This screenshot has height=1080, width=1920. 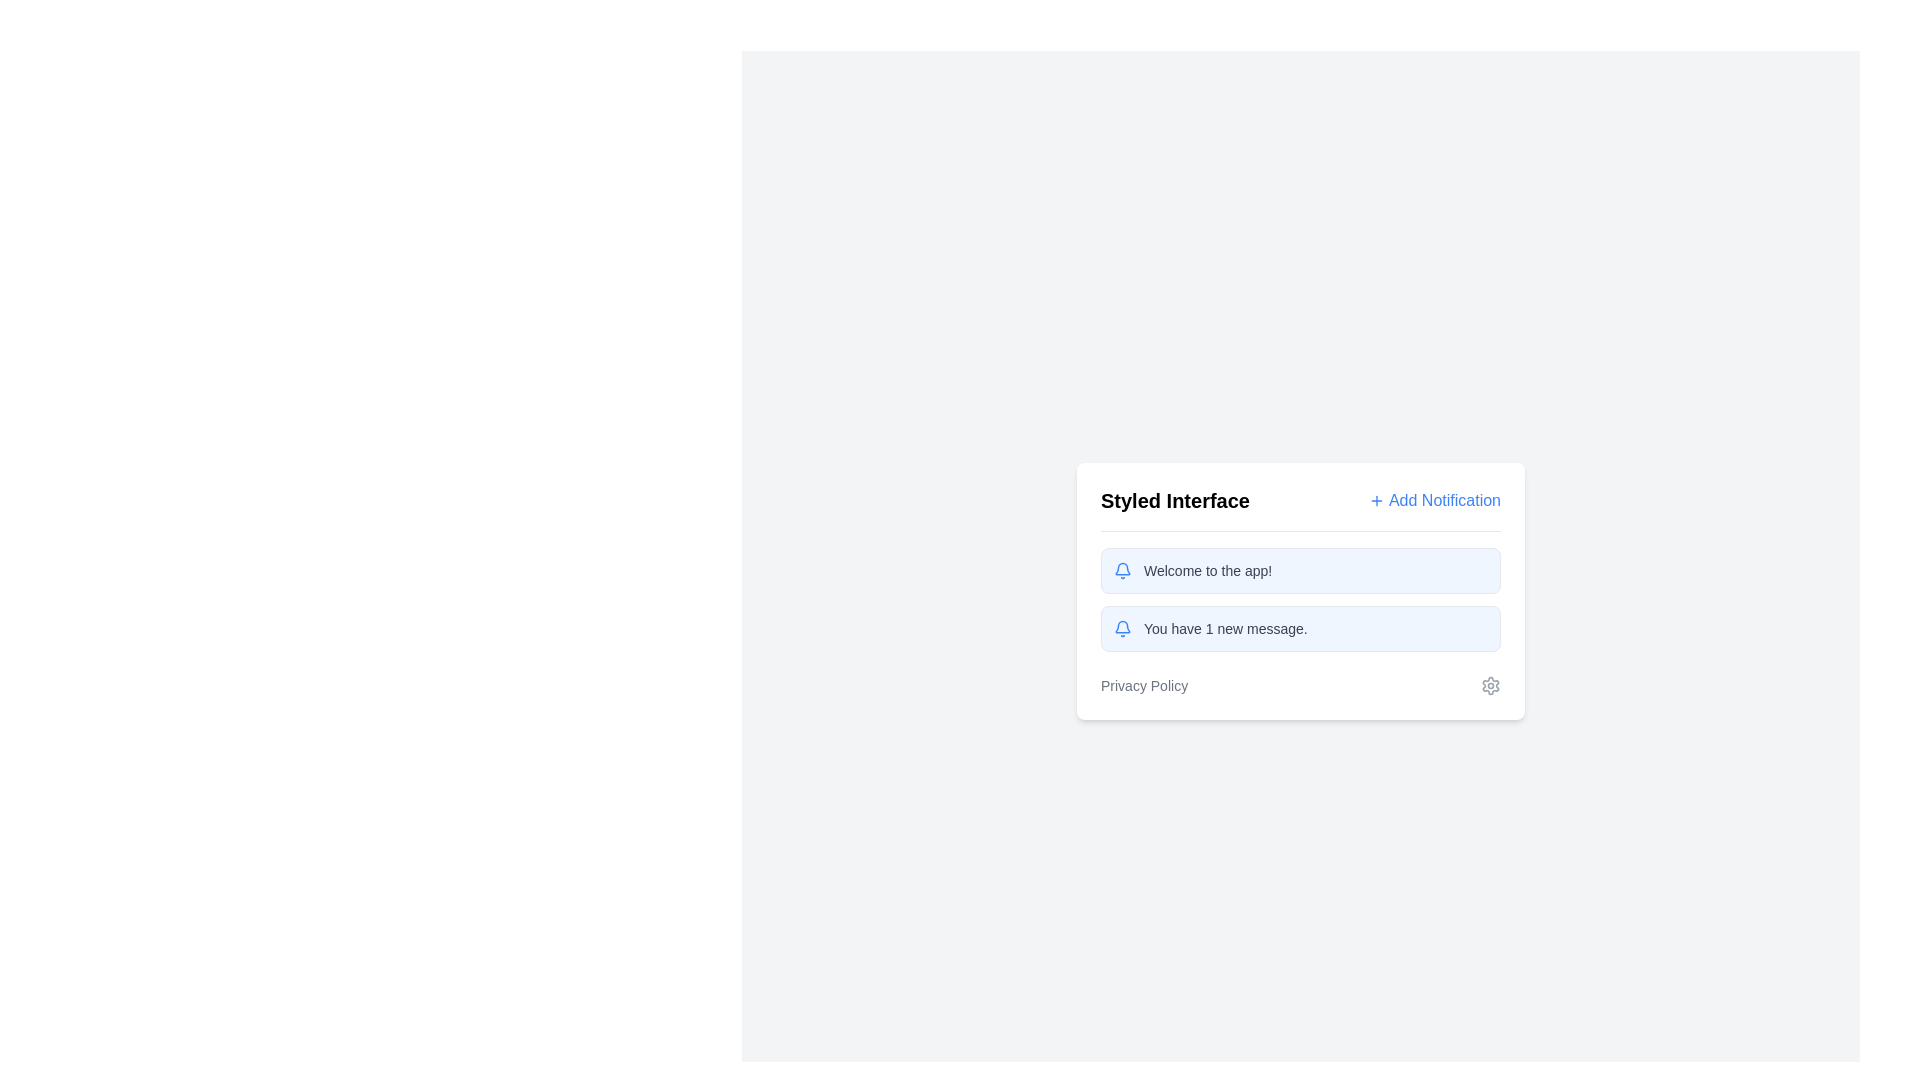 What do you see at coordinates (1144, 684) in the screenshot?
I see `the 'Privacy Policy' hyperlink located in the footer section of the 'Styled Interface' UI card` at bounding box center [1144, 684].